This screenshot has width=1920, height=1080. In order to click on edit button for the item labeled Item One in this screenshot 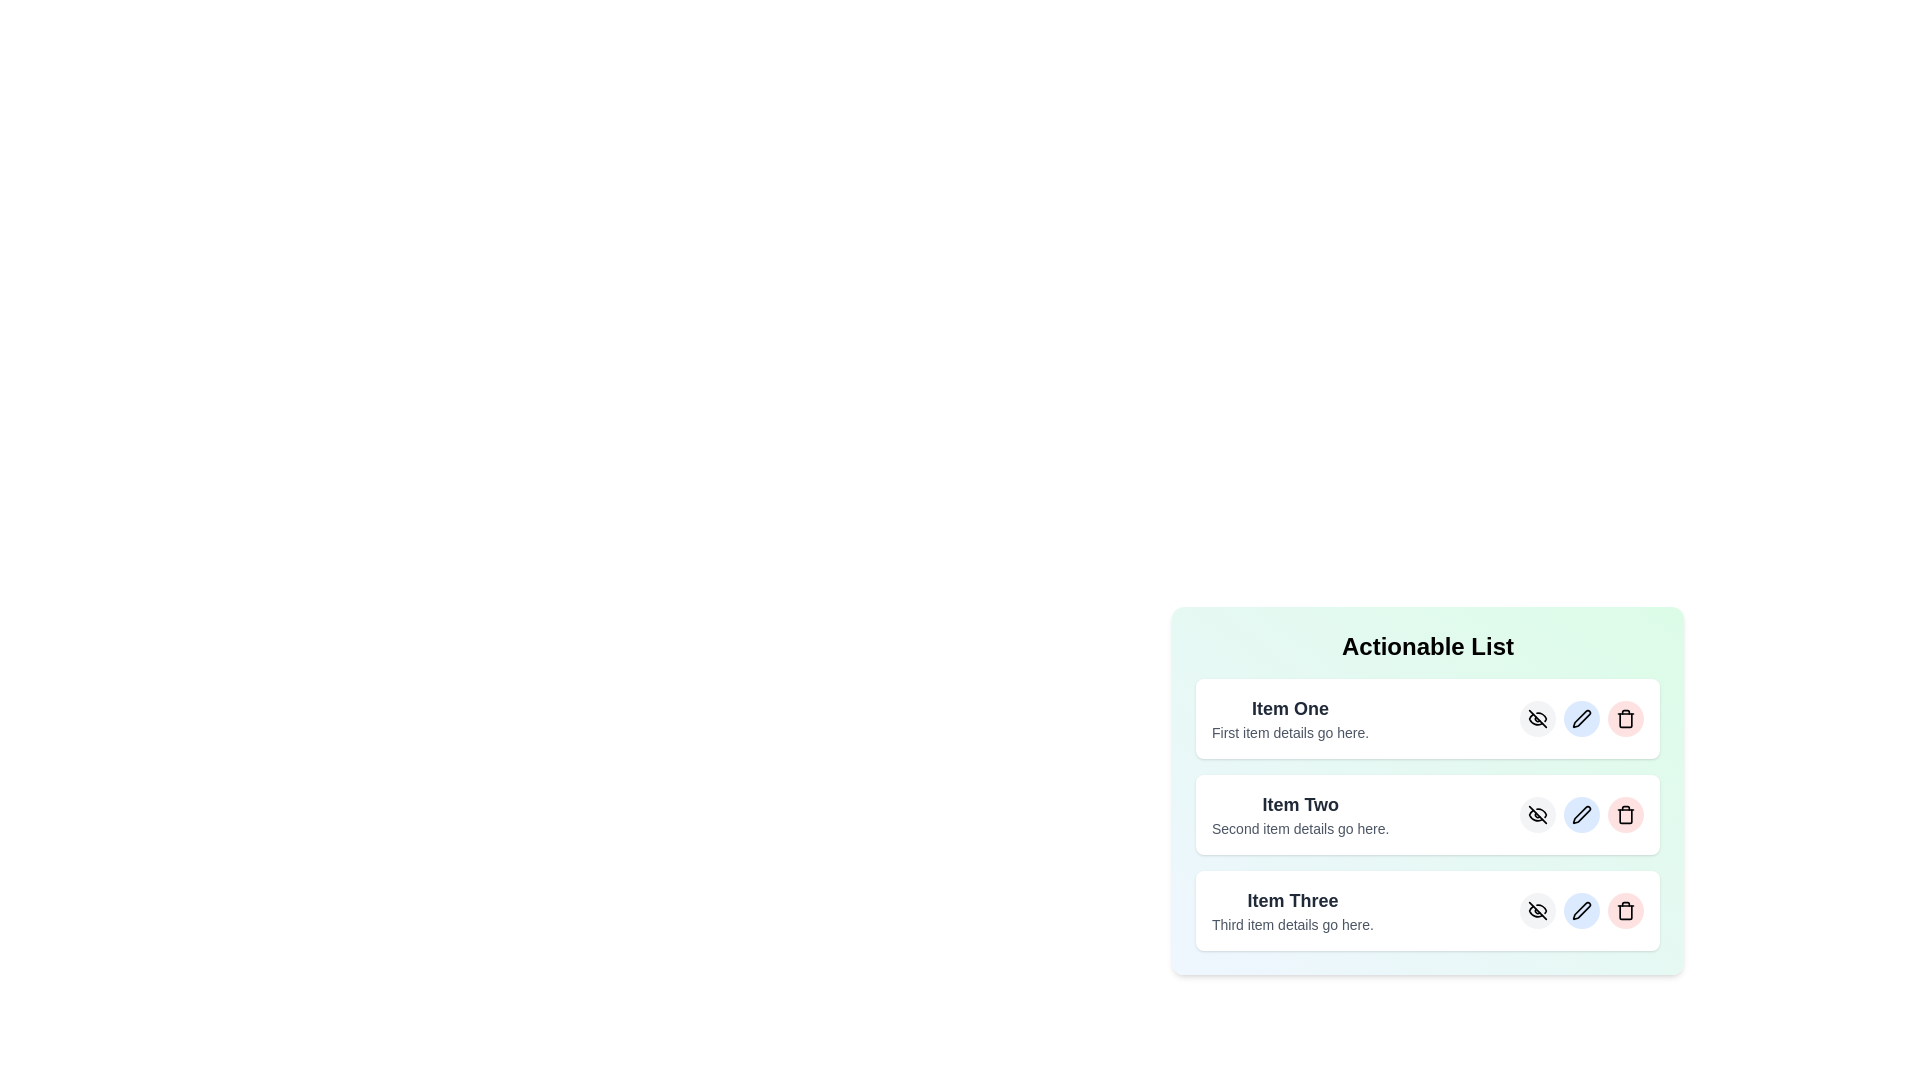, I will do `click(1581, 717)`.